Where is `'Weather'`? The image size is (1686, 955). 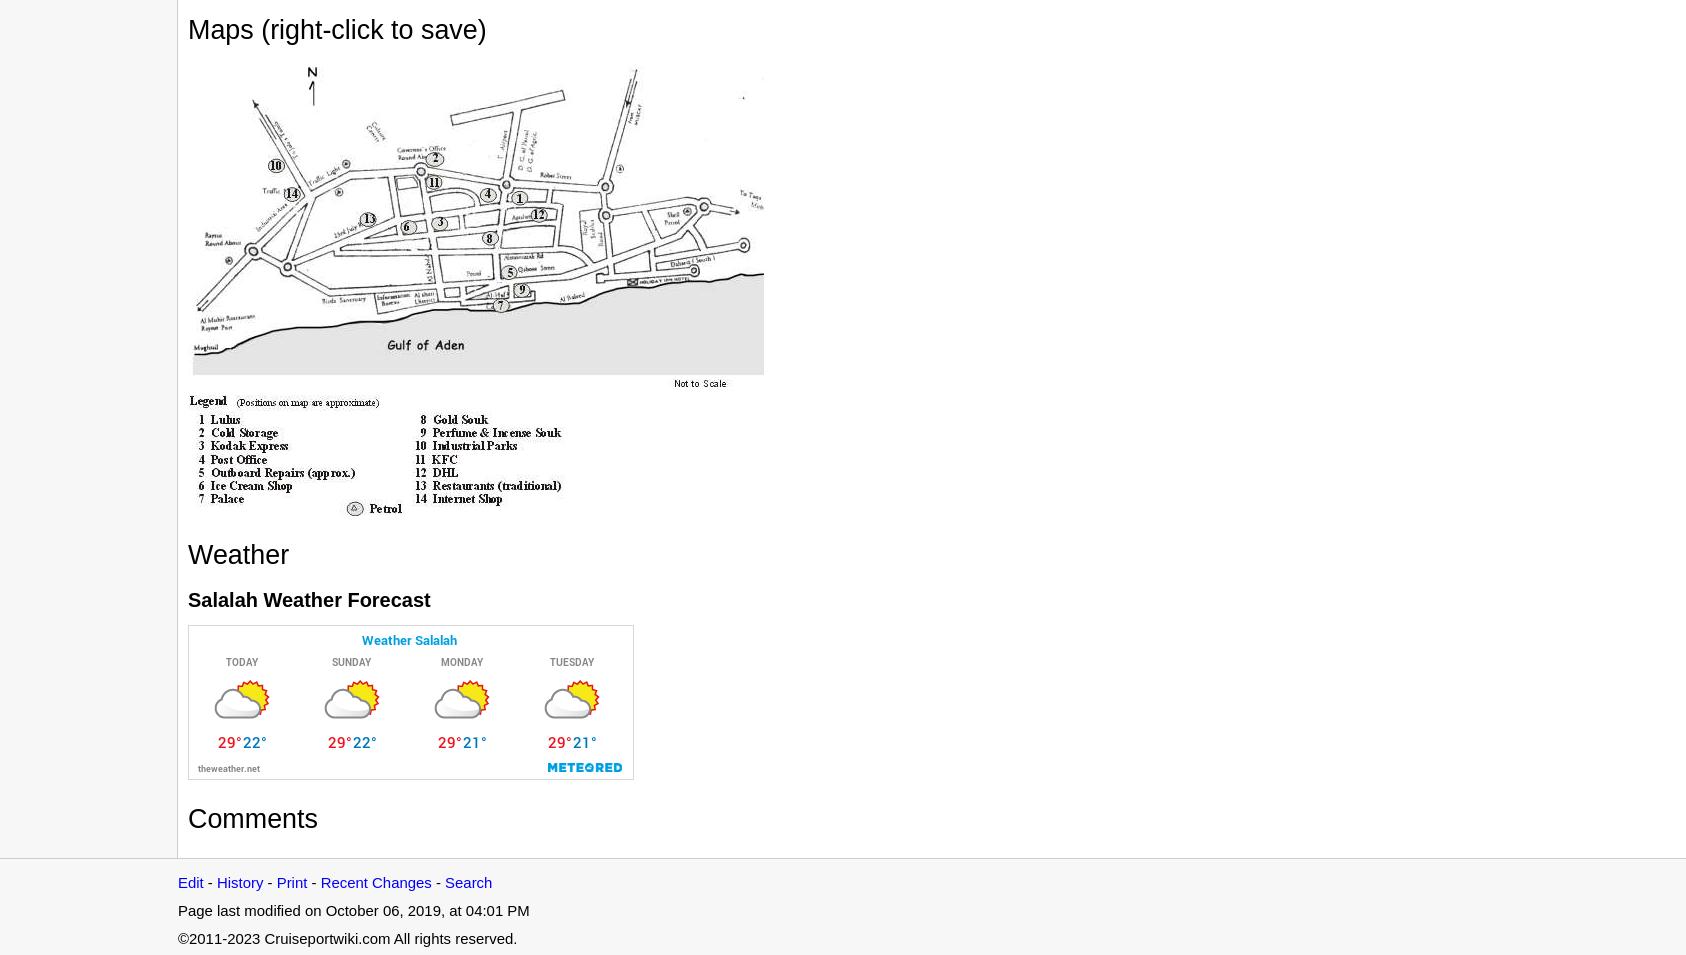 'Weather' is located at coordinates (238, 555).